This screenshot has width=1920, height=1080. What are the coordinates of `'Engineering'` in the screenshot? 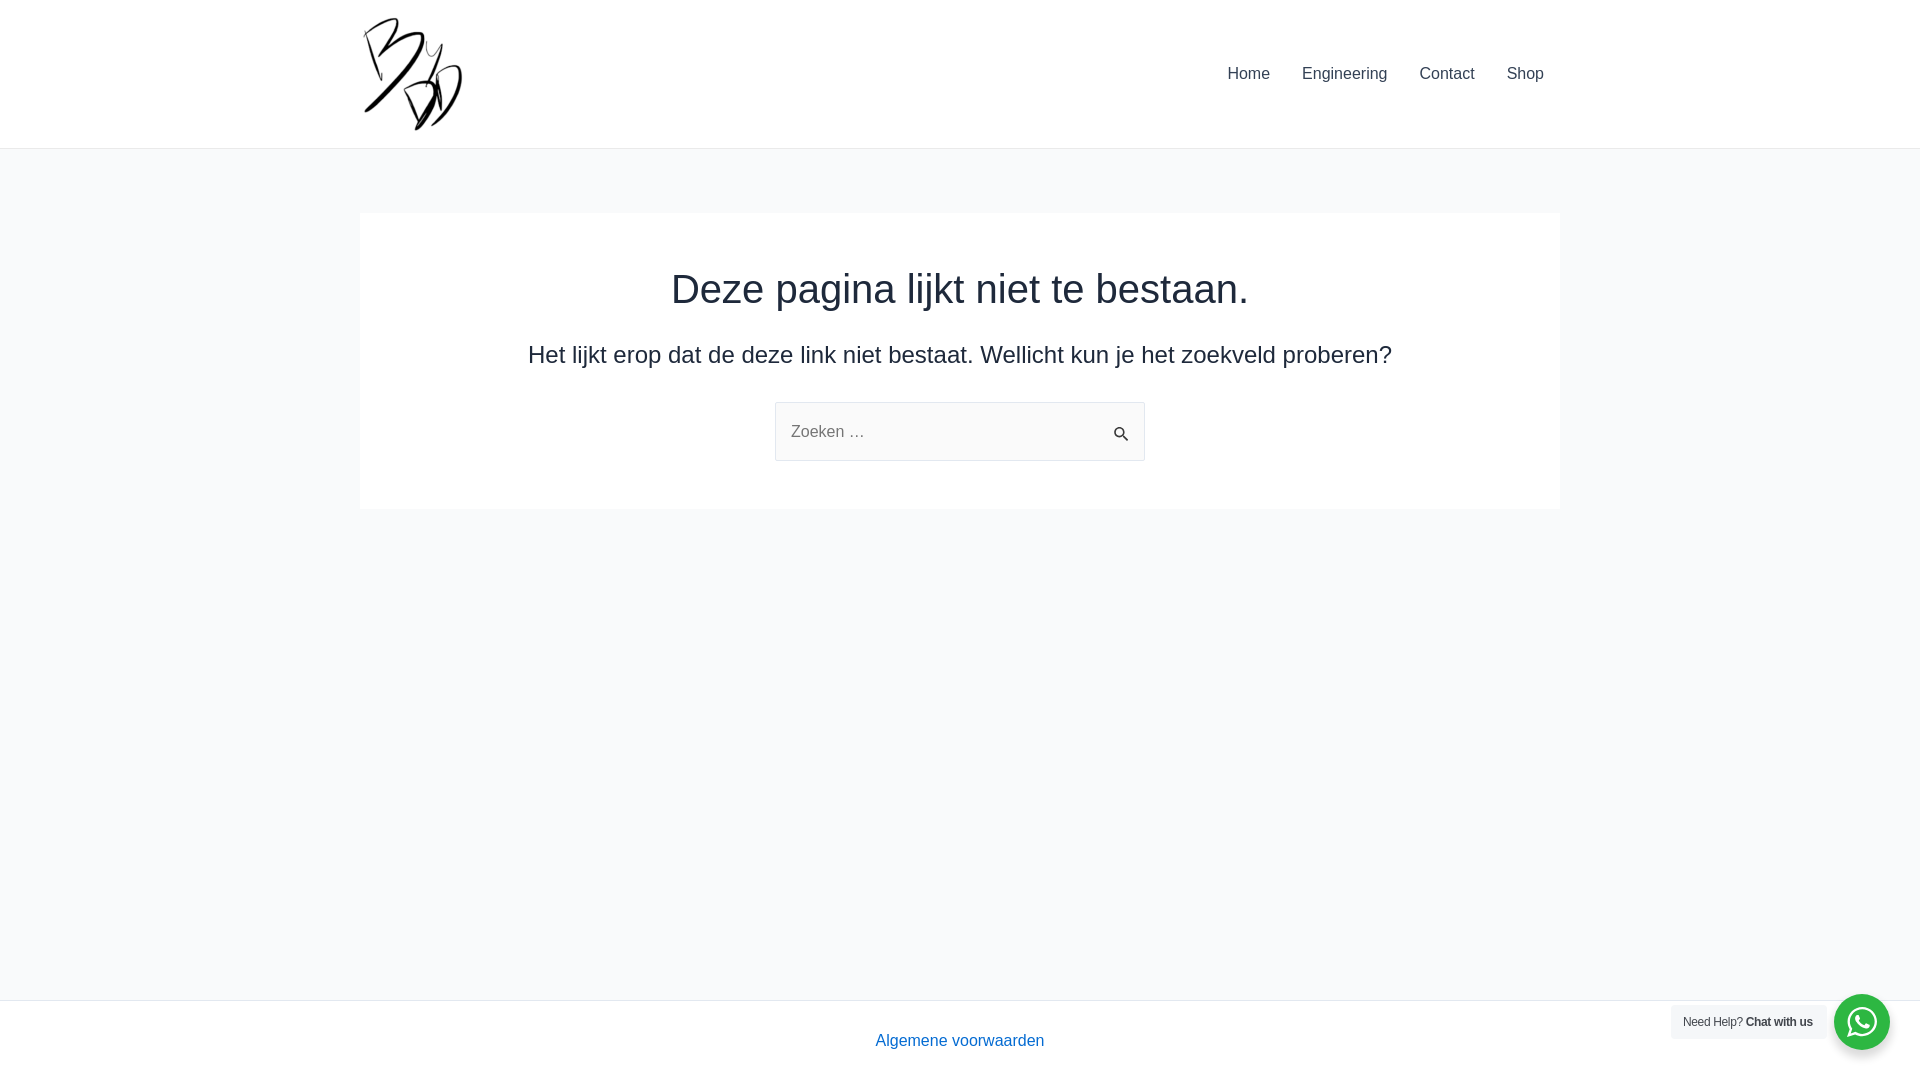 It's located at (1344, 72).